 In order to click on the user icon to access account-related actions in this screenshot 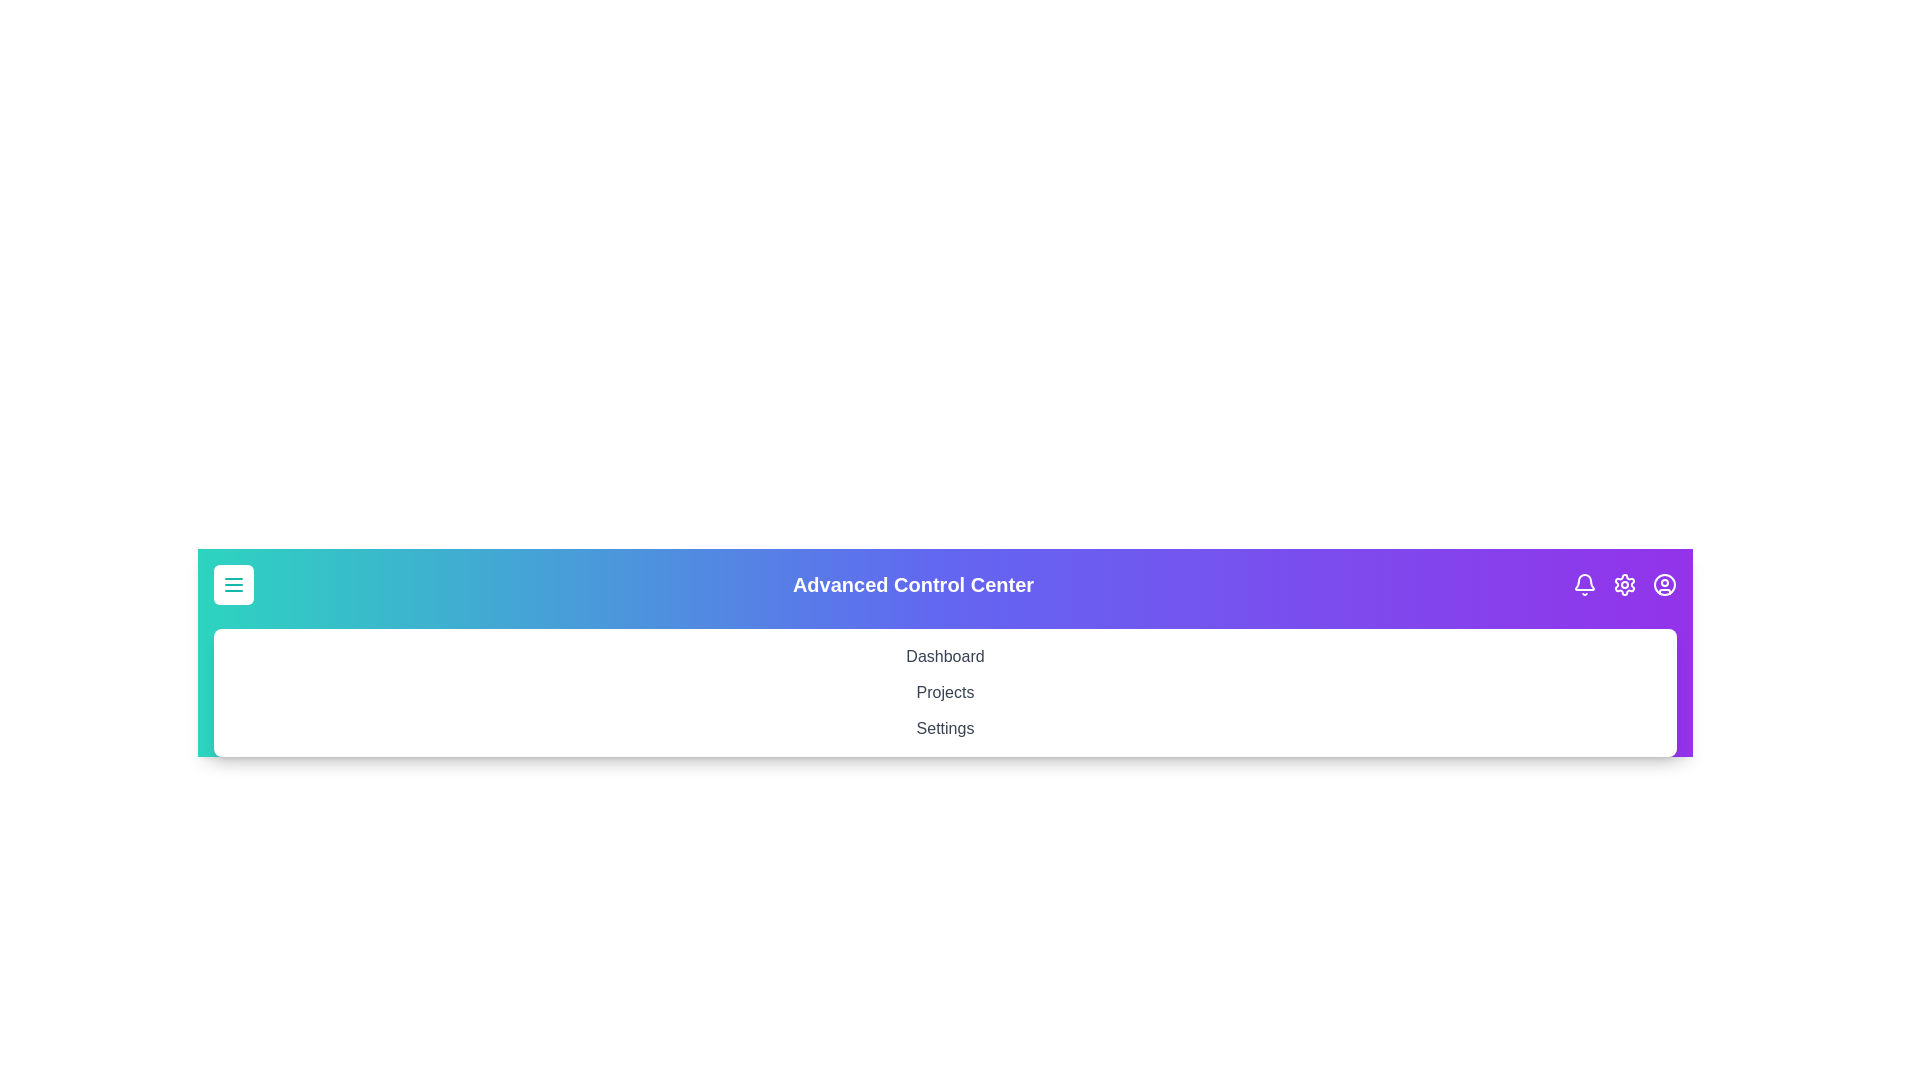, I will do `click(1665, 585)`.